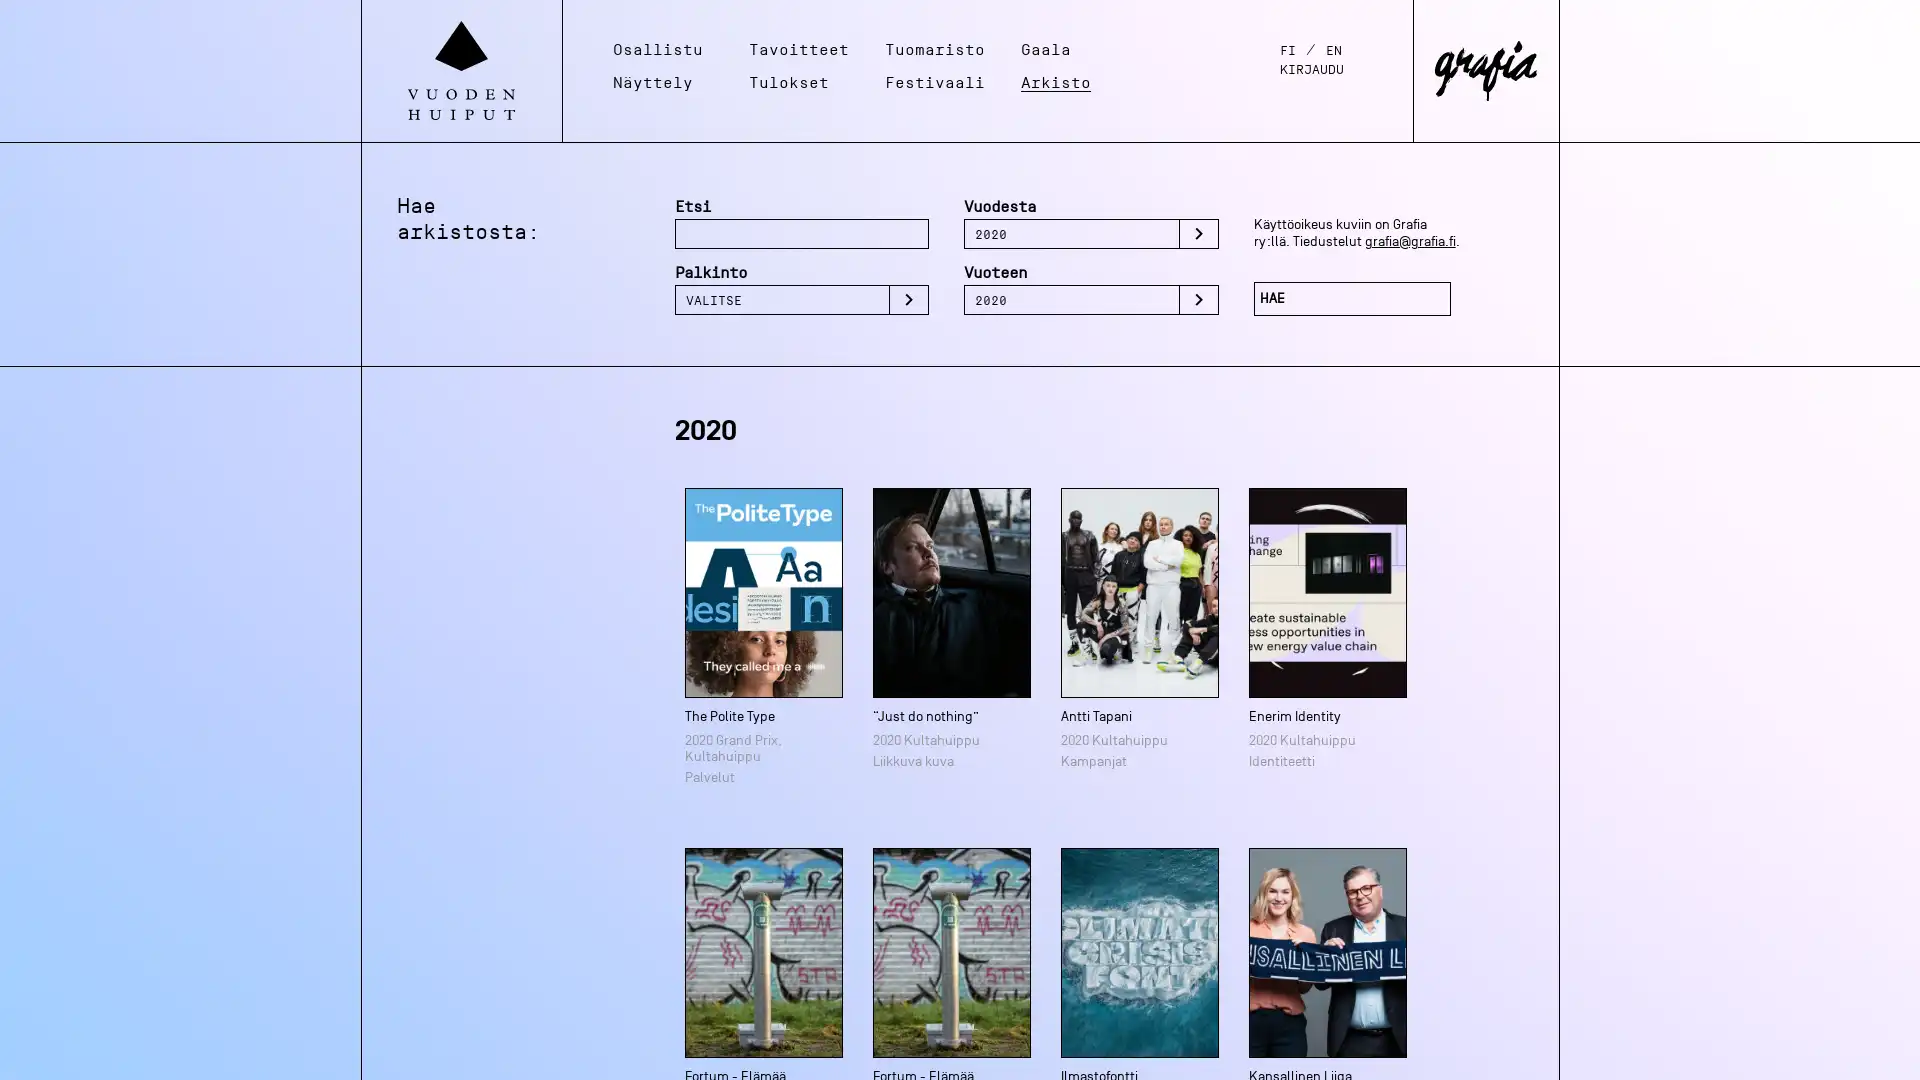 The image size is (1920, 1080). I want to click on >, so click(1198, 300).